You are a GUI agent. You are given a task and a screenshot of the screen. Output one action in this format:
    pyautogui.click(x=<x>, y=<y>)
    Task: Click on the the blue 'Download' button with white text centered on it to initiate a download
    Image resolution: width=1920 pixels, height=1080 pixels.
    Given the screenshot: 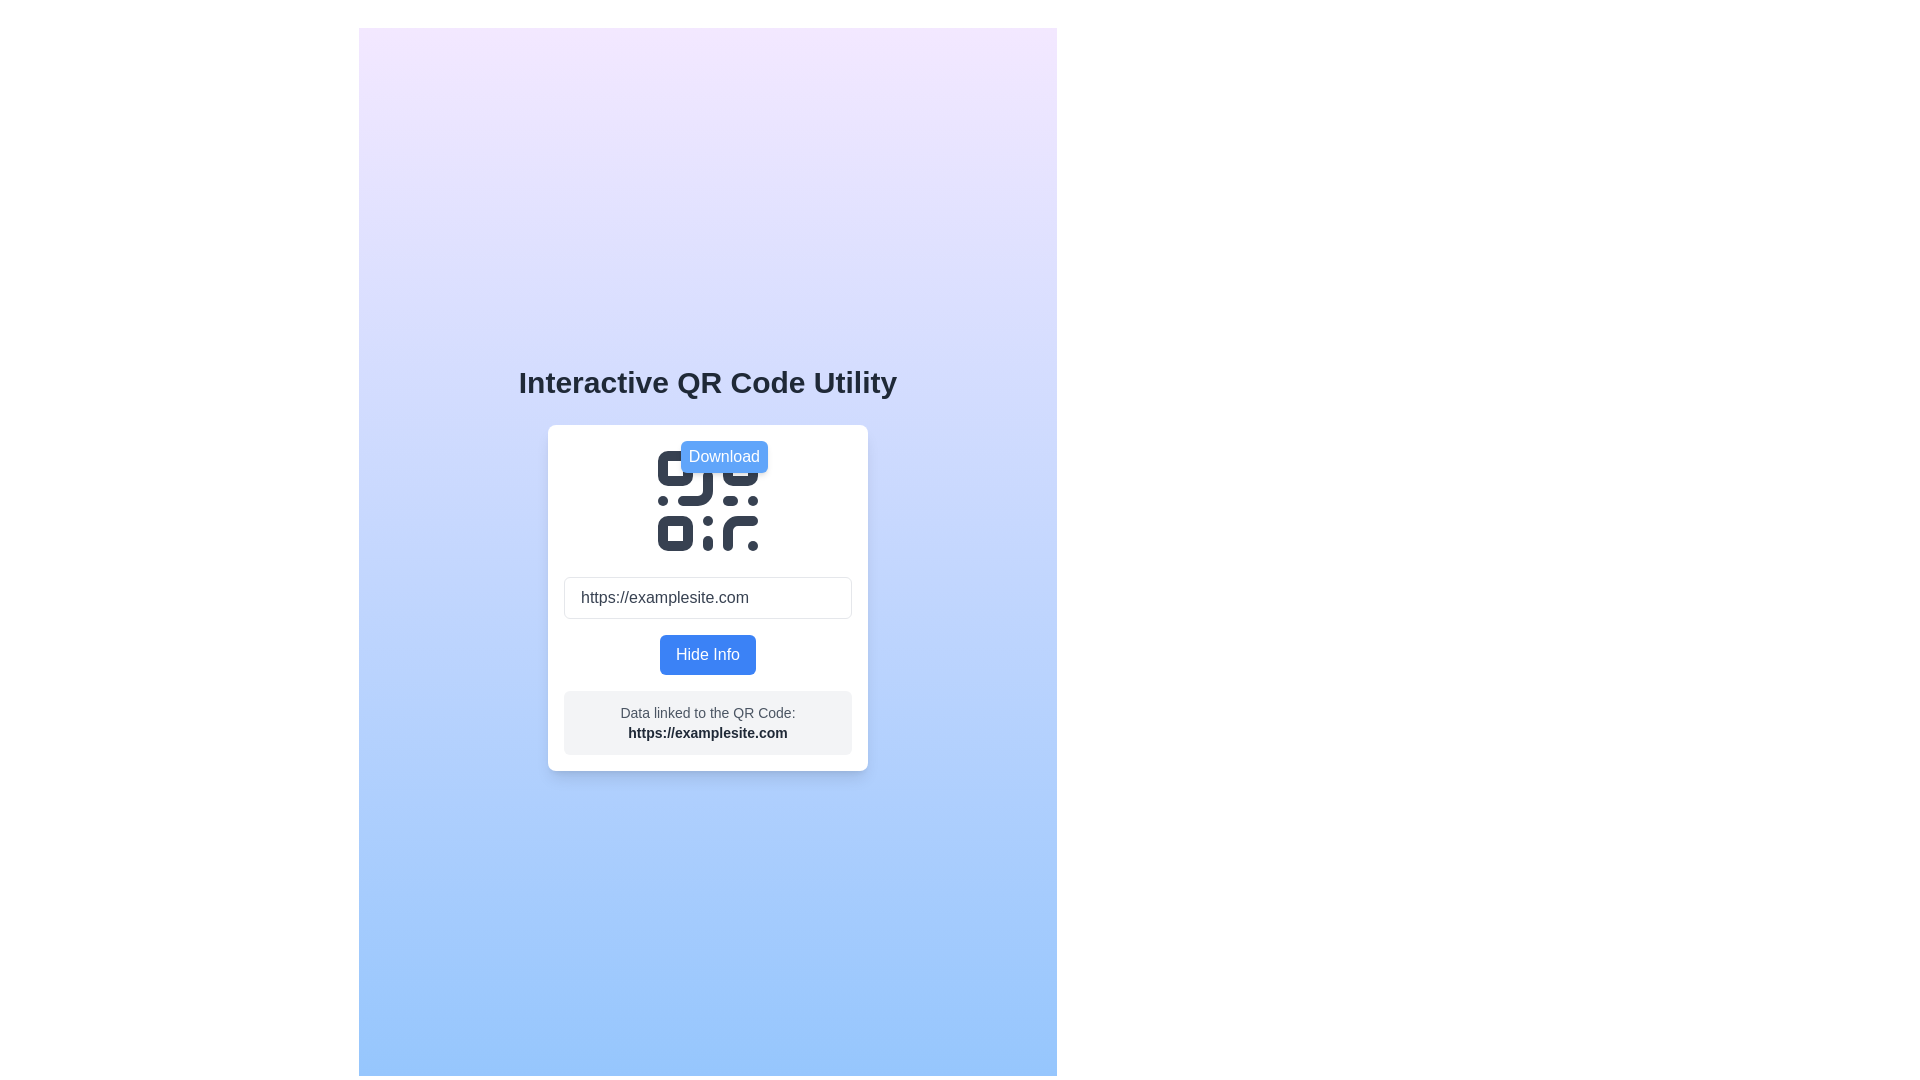 What is the action you would take?
    pyautogui.click(x=723, y=456)
    